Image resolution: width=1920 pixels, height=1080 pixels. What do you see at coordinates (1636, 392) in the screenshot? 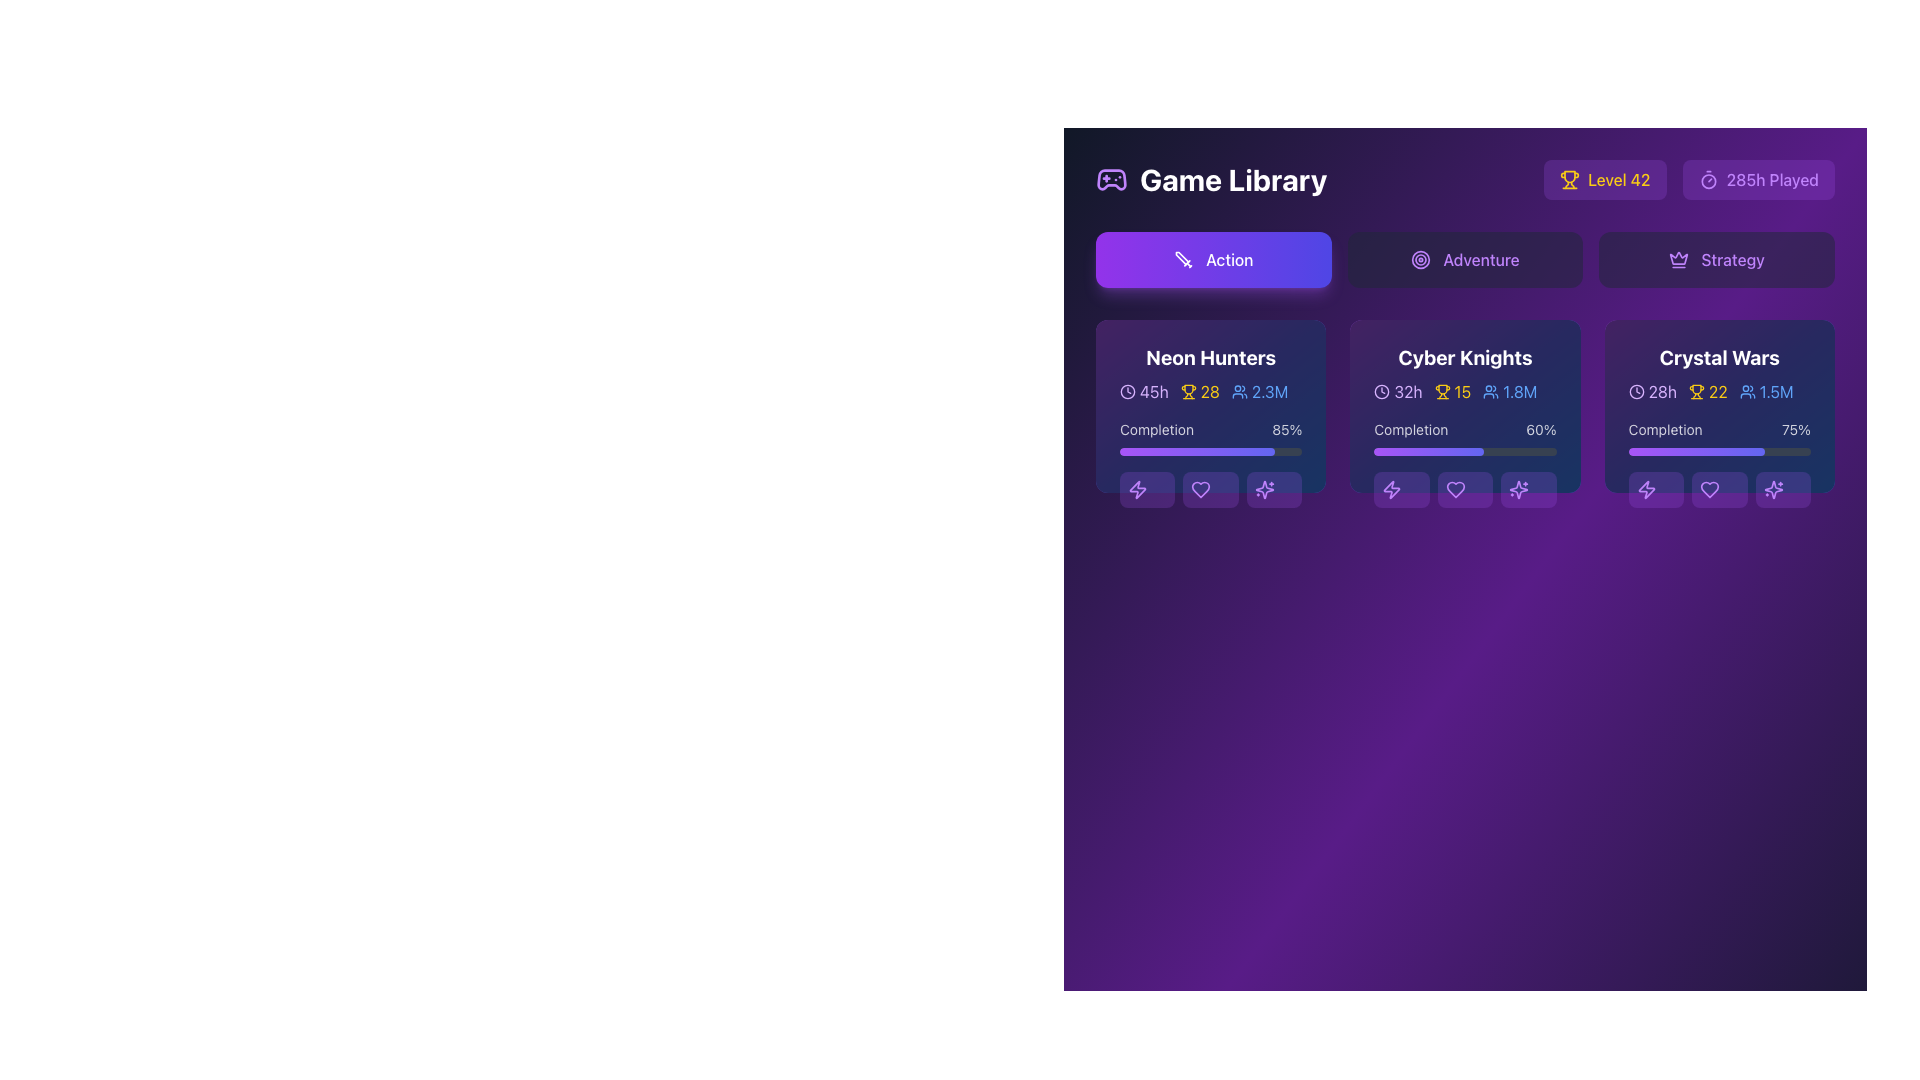
I see `the time-related metric icon located at the top-left corner of the game card, displayed before the text '28h'` at bounding box center [1636, 392].